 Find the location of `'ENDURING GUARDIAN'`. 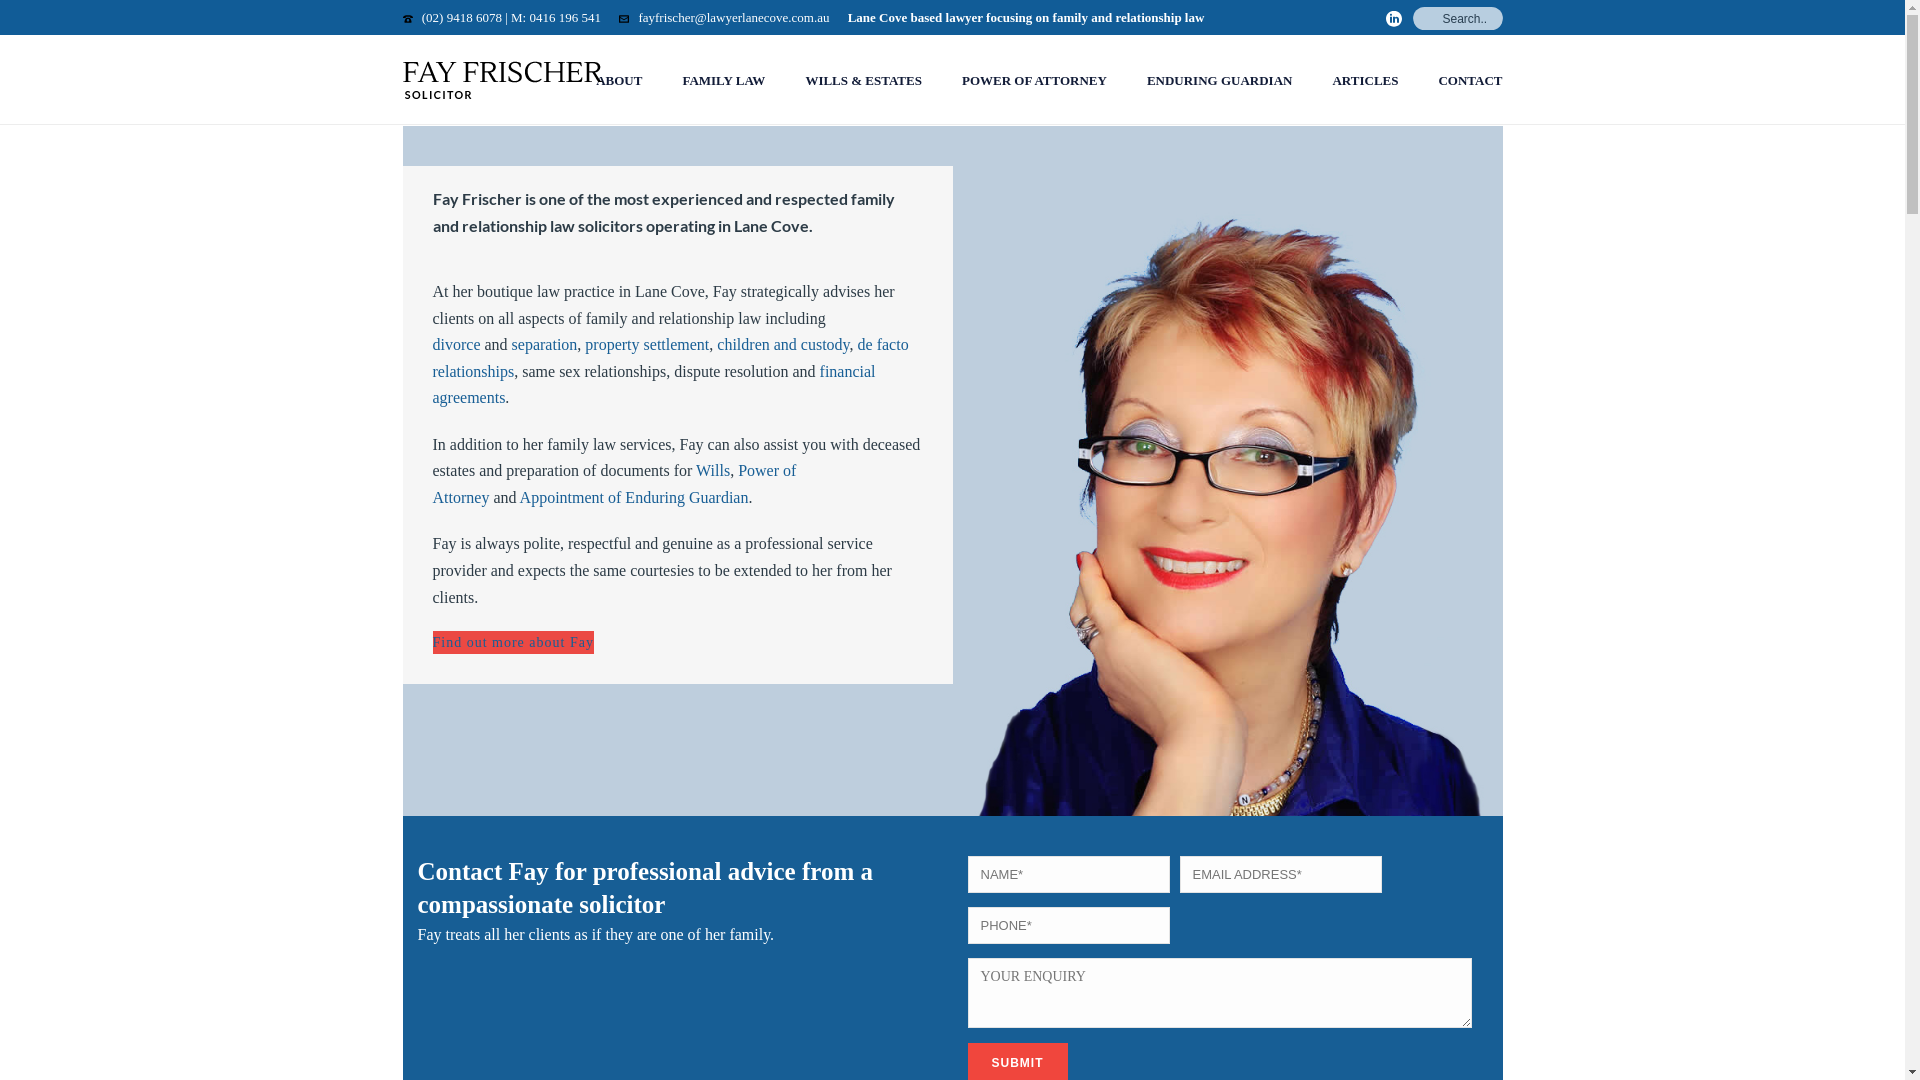

'ENDURING GUARDIAN' is located at coordinates (1218, 80).